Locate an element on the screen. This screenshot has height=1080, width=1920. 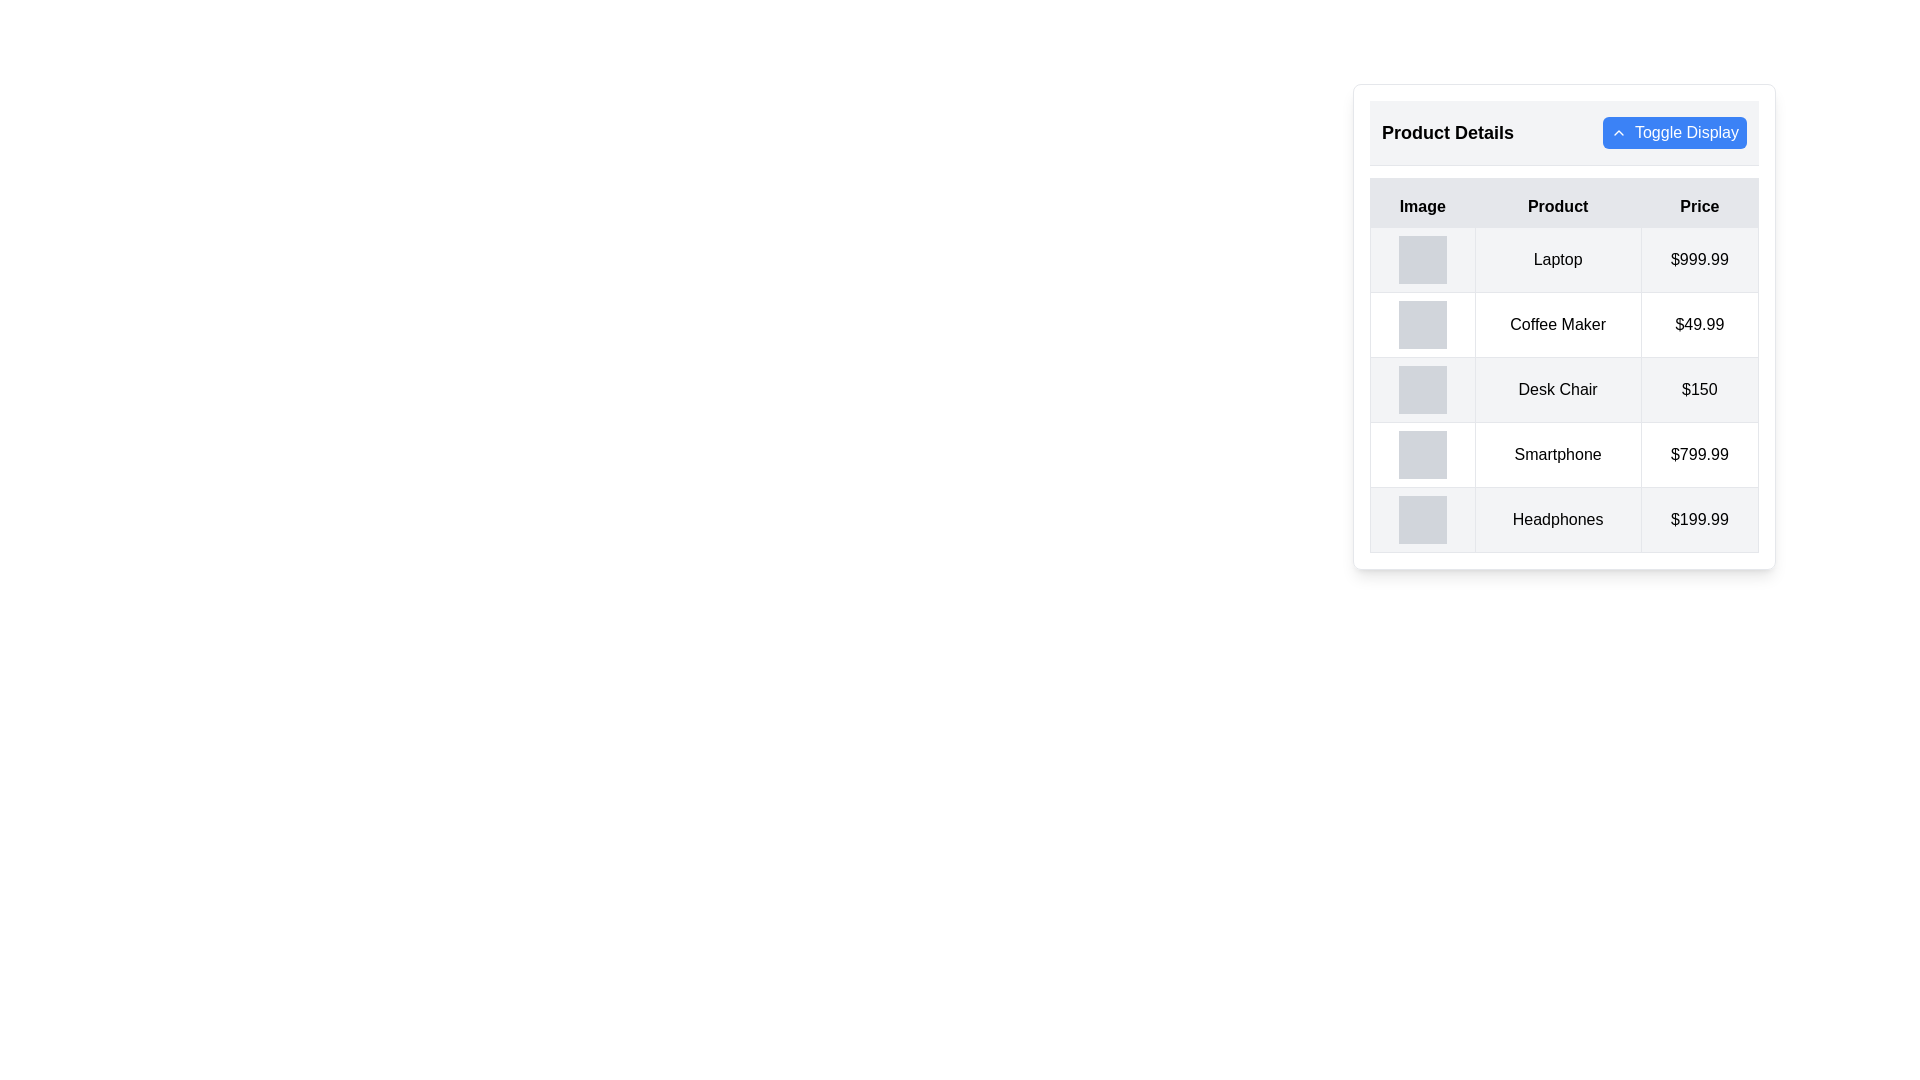
product's name 'Headphones' and the corresponding price '$199.99' from the last row of the product table is located at coordinates (1563, 519).